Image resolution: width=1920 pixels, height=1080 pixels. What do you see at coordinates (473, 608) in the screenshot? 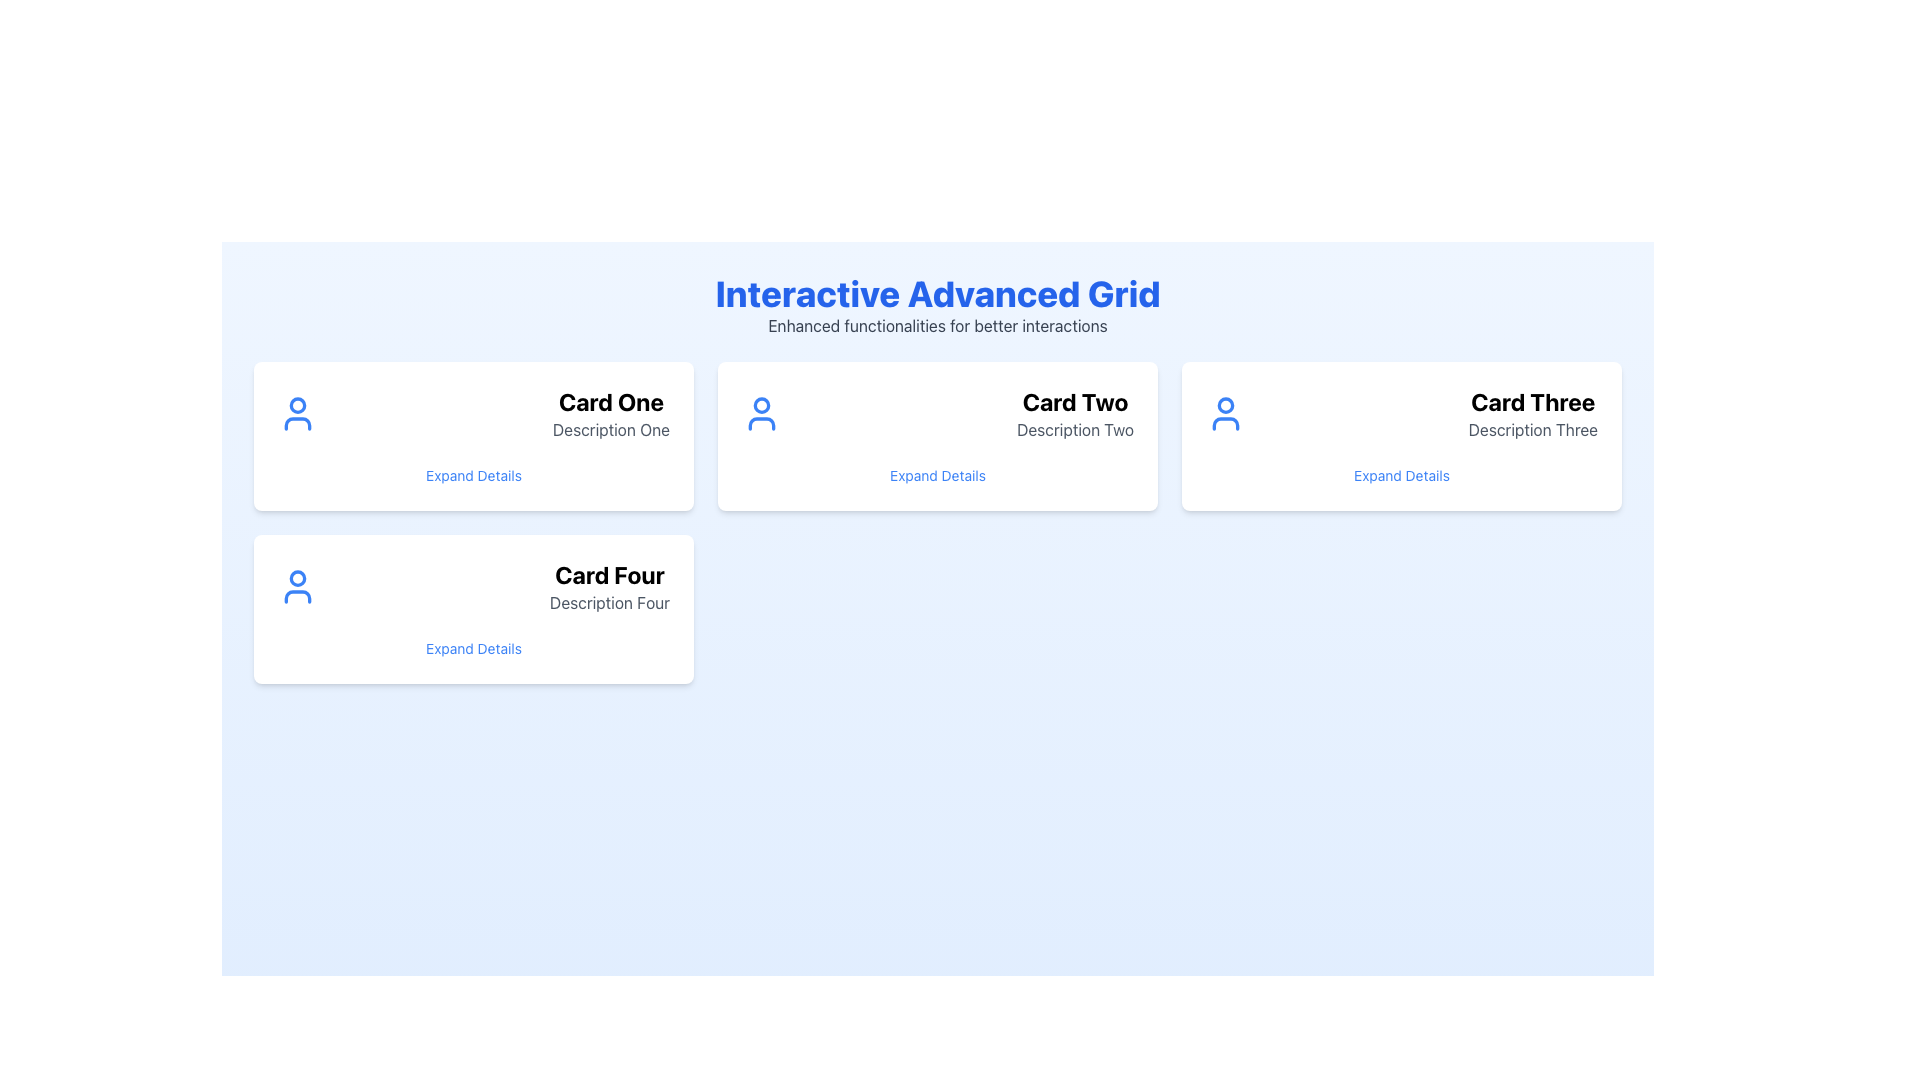
I see `the 'Expand Details' link on the composite card element located in the second row and first column of the grid layout` at bounding box center [473, 608].